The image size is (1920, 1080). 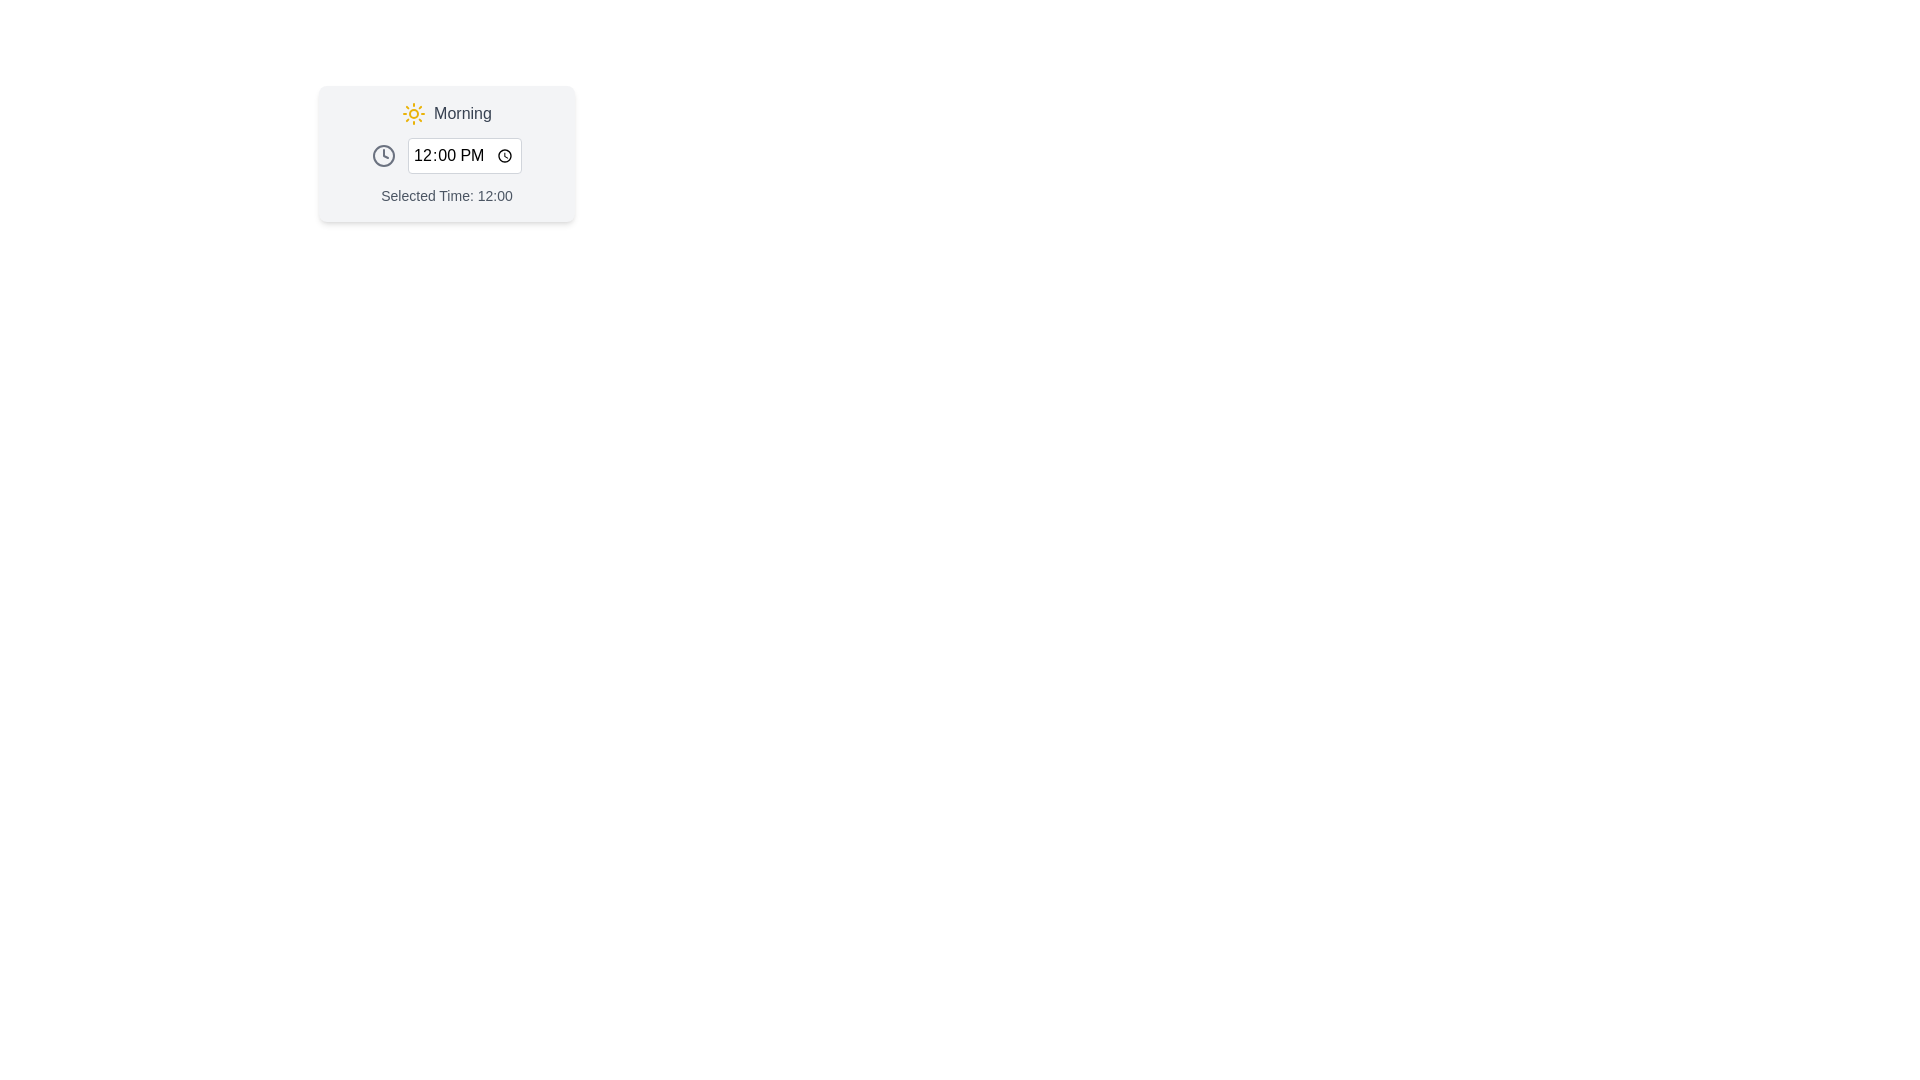 I want to click on the Clock Icon, which is represented as an SVG graphic with a gray color and thin stroke lines, located to the left of the time picker field displaying '12:00 PM', so click(x=384, y=154).